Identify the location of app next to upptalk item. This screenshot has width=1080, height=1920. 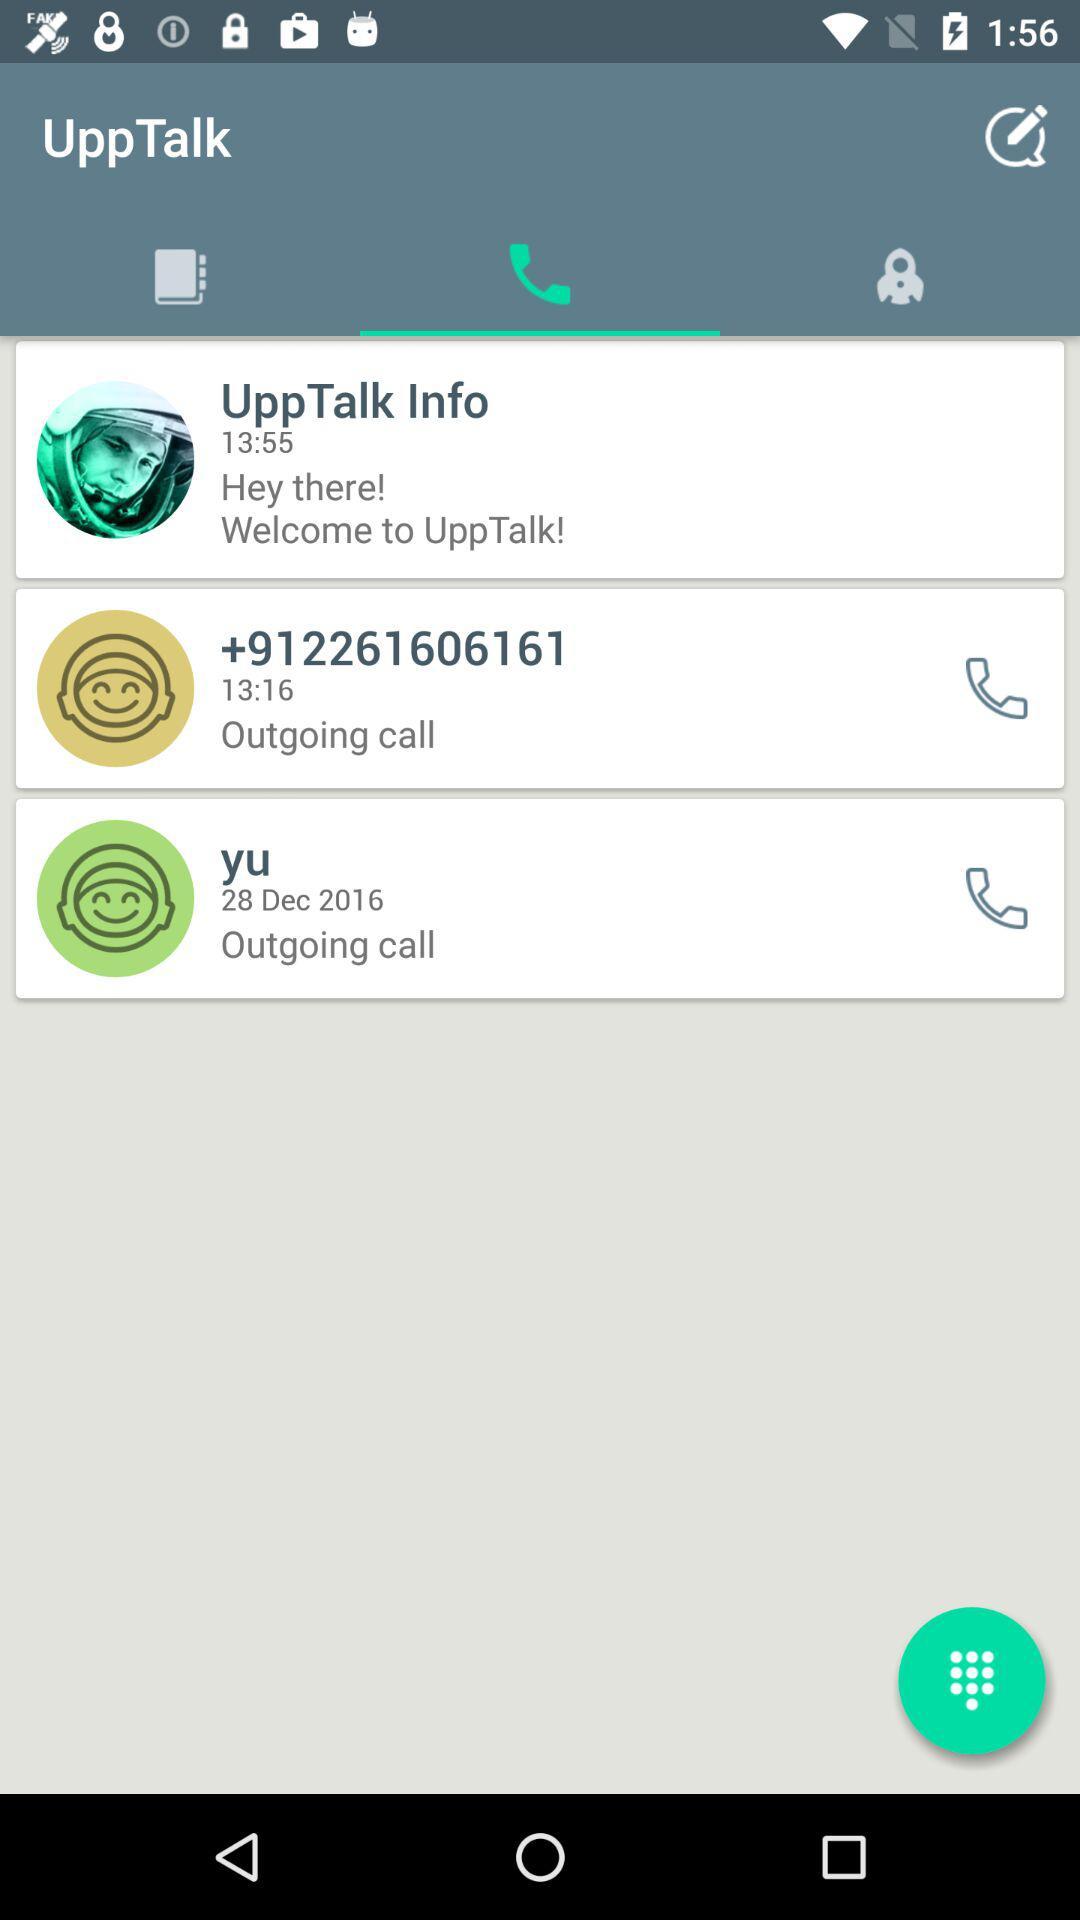
(1017, 135).